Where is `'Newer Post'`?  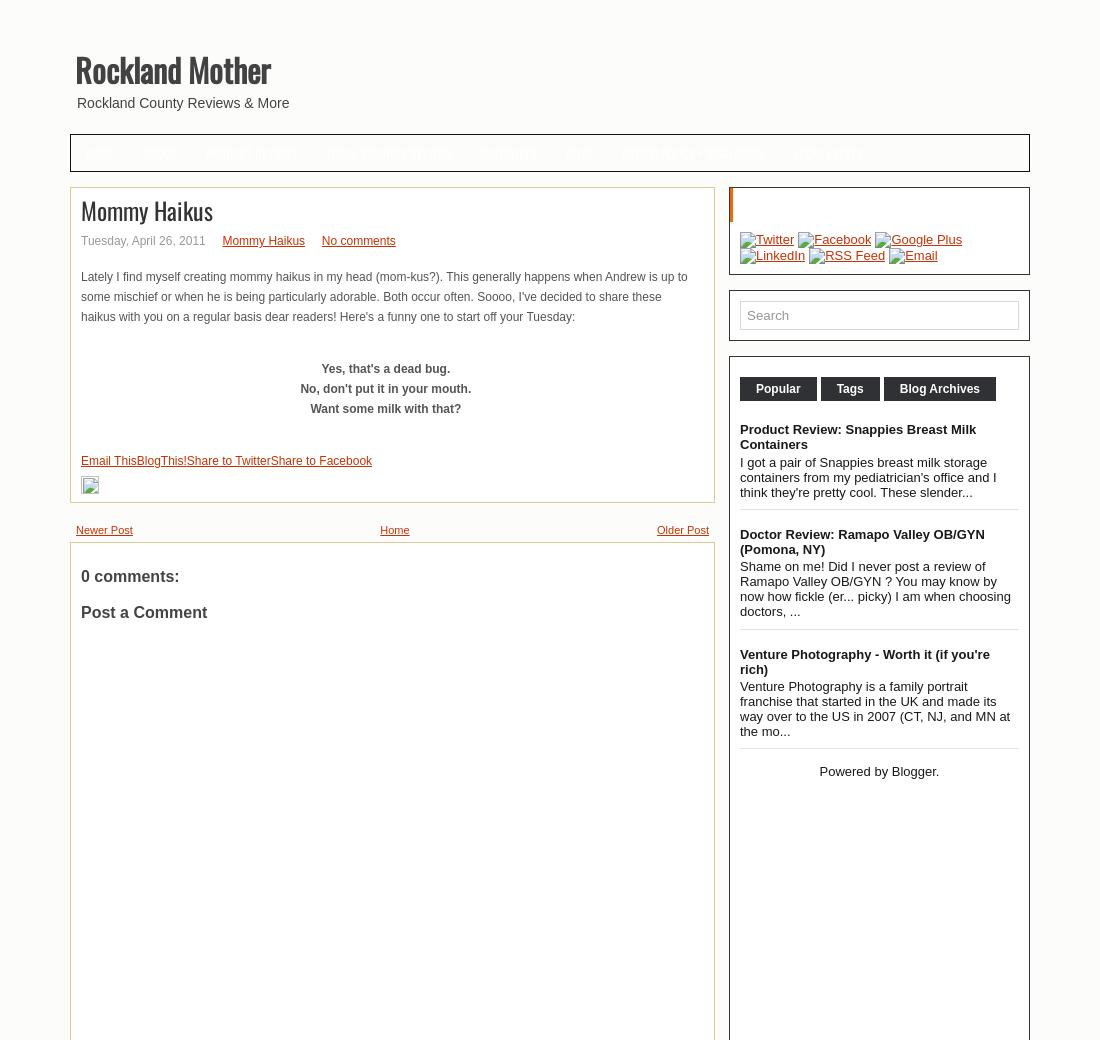
'Newer Post' is located at coordinates (103, 528).